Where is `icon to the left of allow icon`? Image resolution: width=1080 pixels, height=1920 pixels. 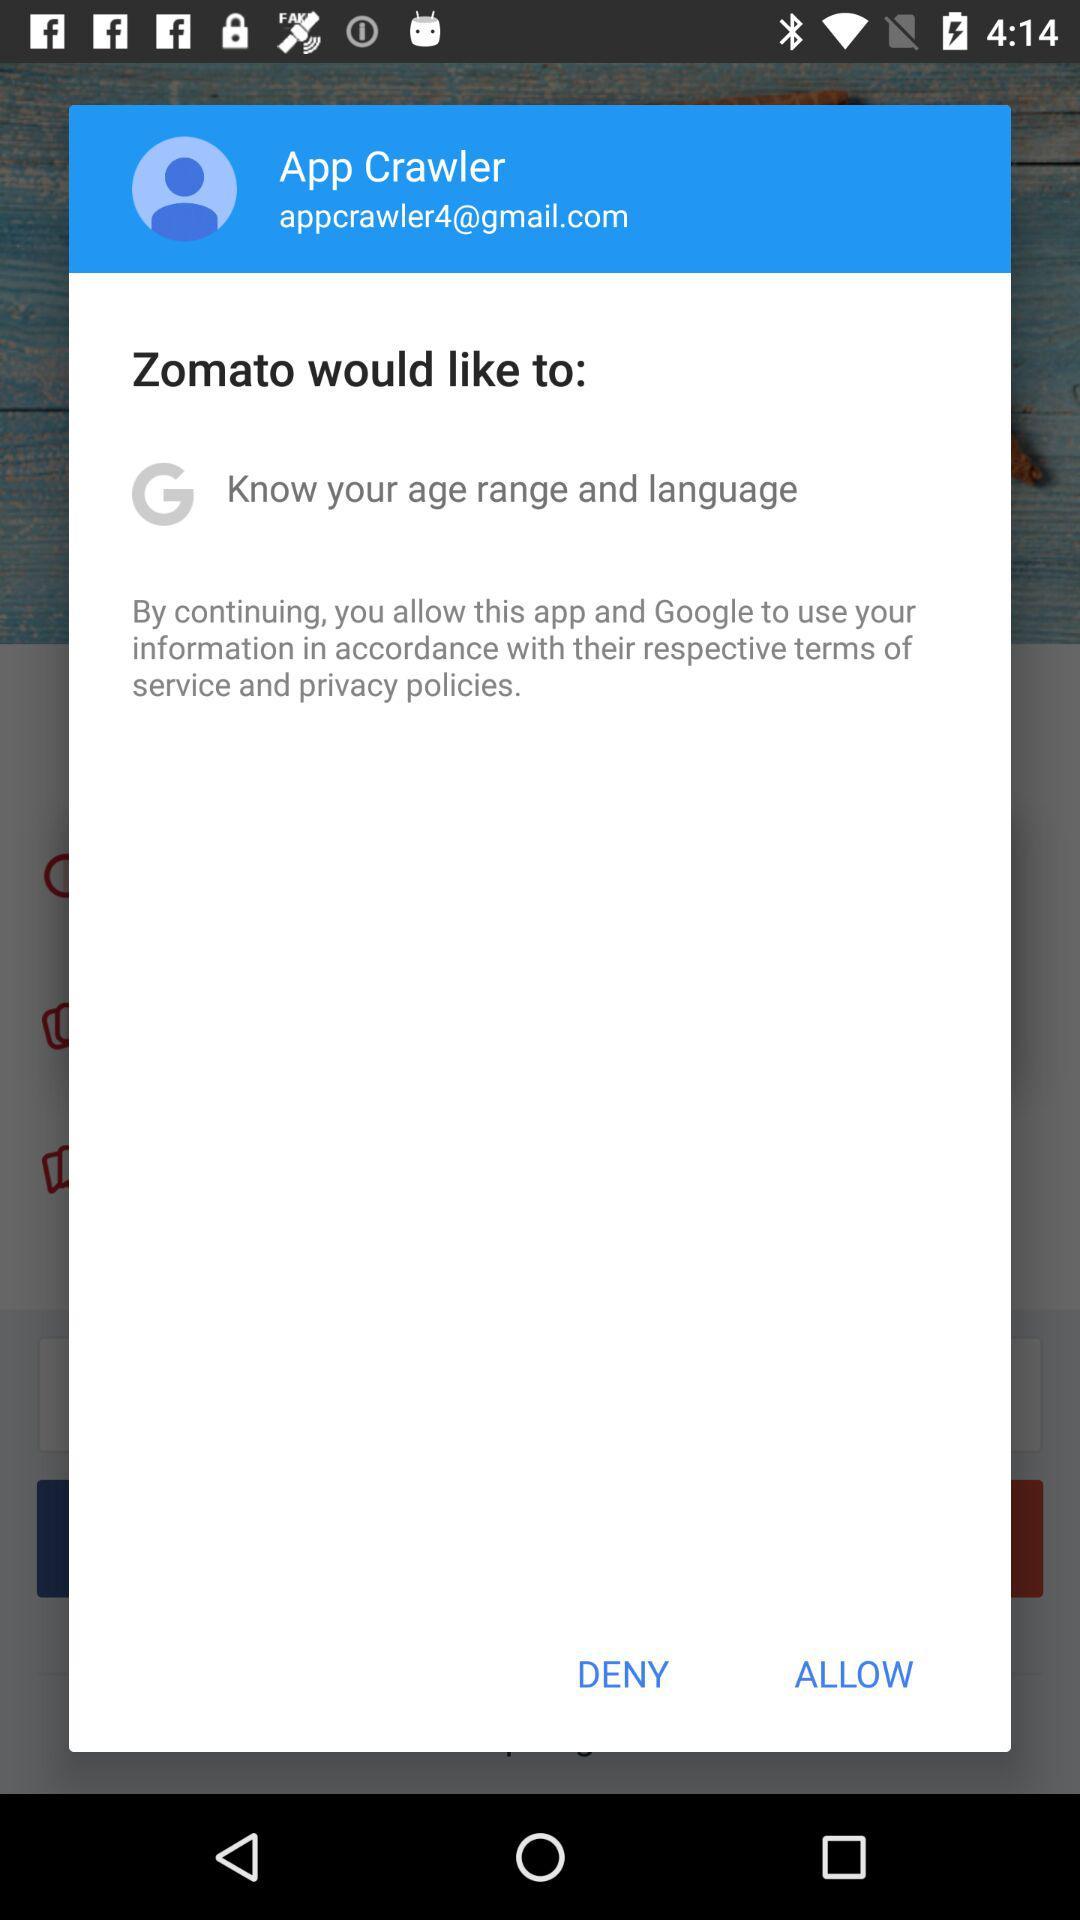
icon to the left of allow icon is located at coordinates (621, 1673).